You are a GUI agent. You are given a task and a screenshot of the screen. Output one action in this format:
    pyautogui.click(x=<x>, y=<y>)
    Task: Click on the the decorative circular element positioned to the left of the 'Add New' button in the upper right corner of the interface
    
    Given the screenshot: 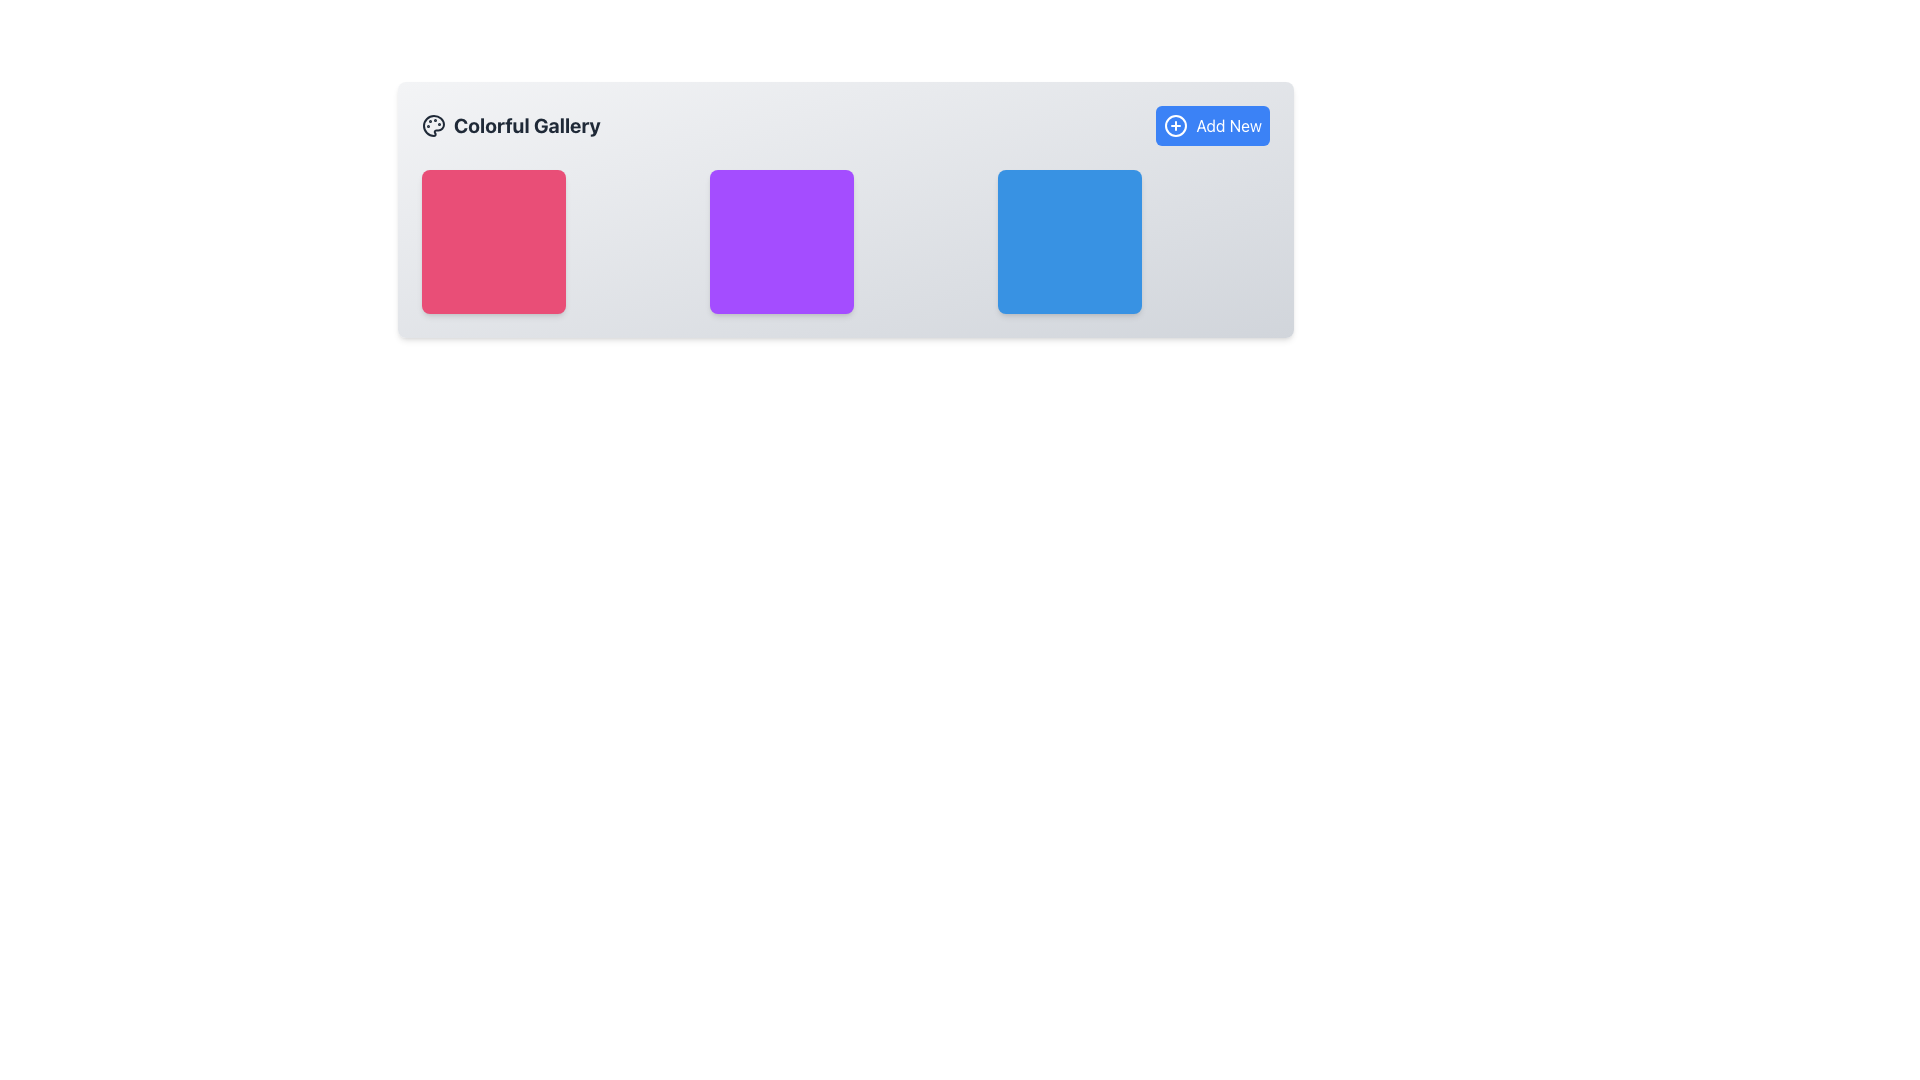 What is the action you would take?
    pyautogui.click(x=1176, y=126)
    